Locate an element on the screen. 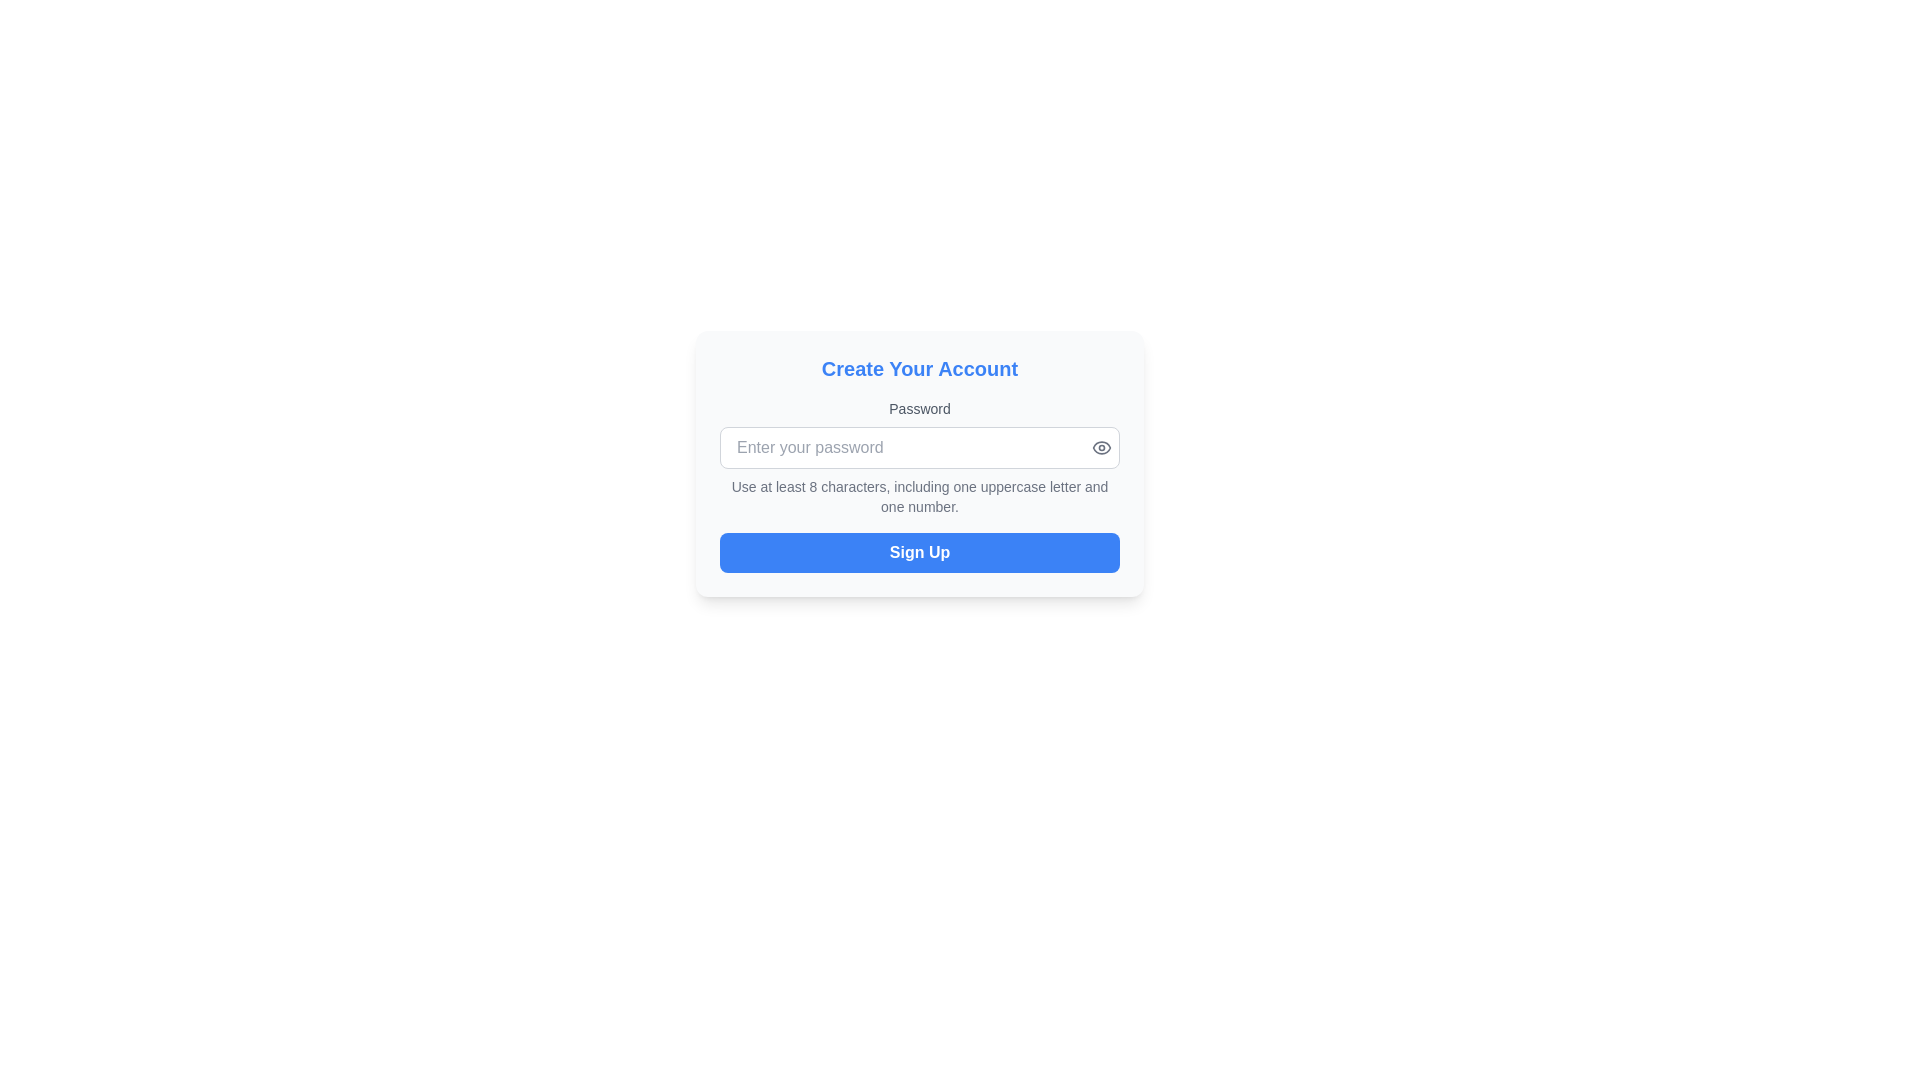  text from the text label that instructs users to 'Use at least 8 characters, including one uppercase letter and one number.' It is located below the password input field in the 'Create Your Account' panel is located at coordinates (919, 496).